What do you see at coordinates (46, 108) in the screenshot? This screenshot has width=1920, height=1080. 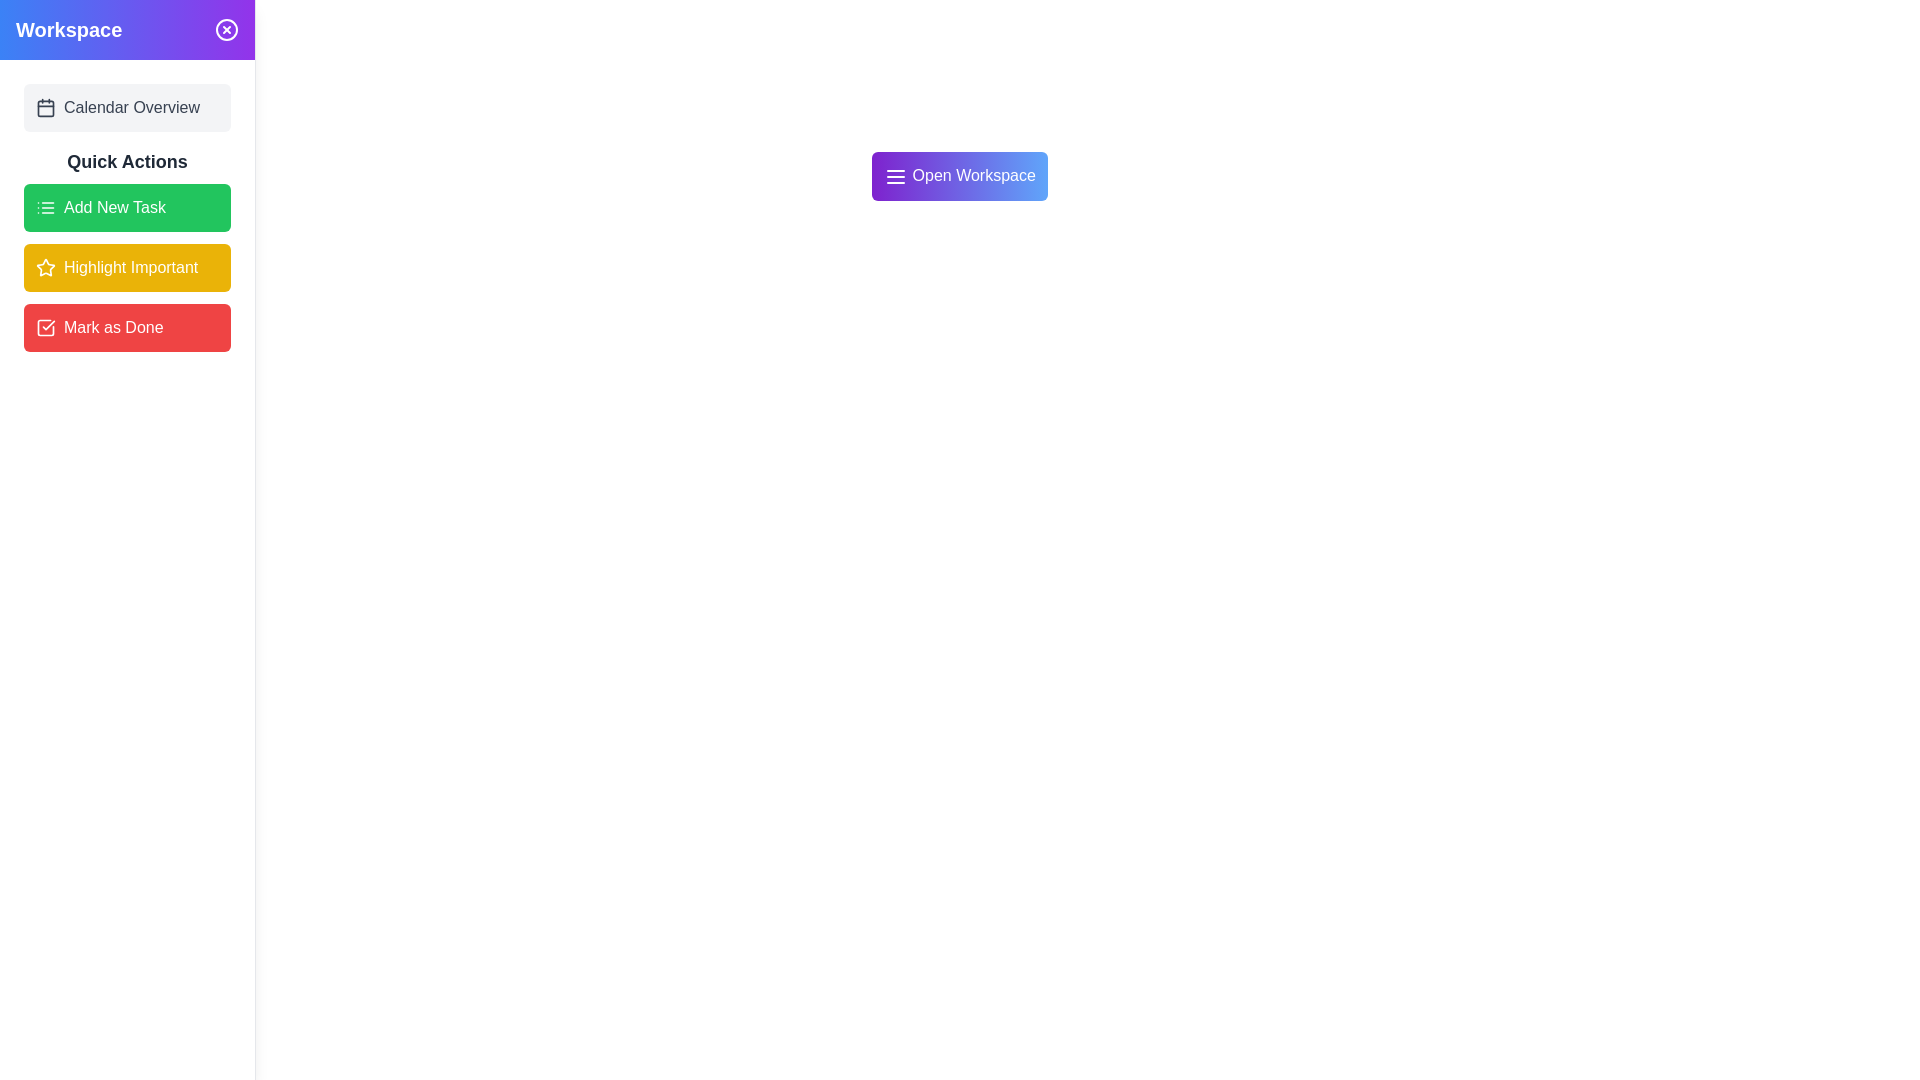 I see `the 'Calendar Overview' button icon in the sidebar` at bounding box center [46, 108].